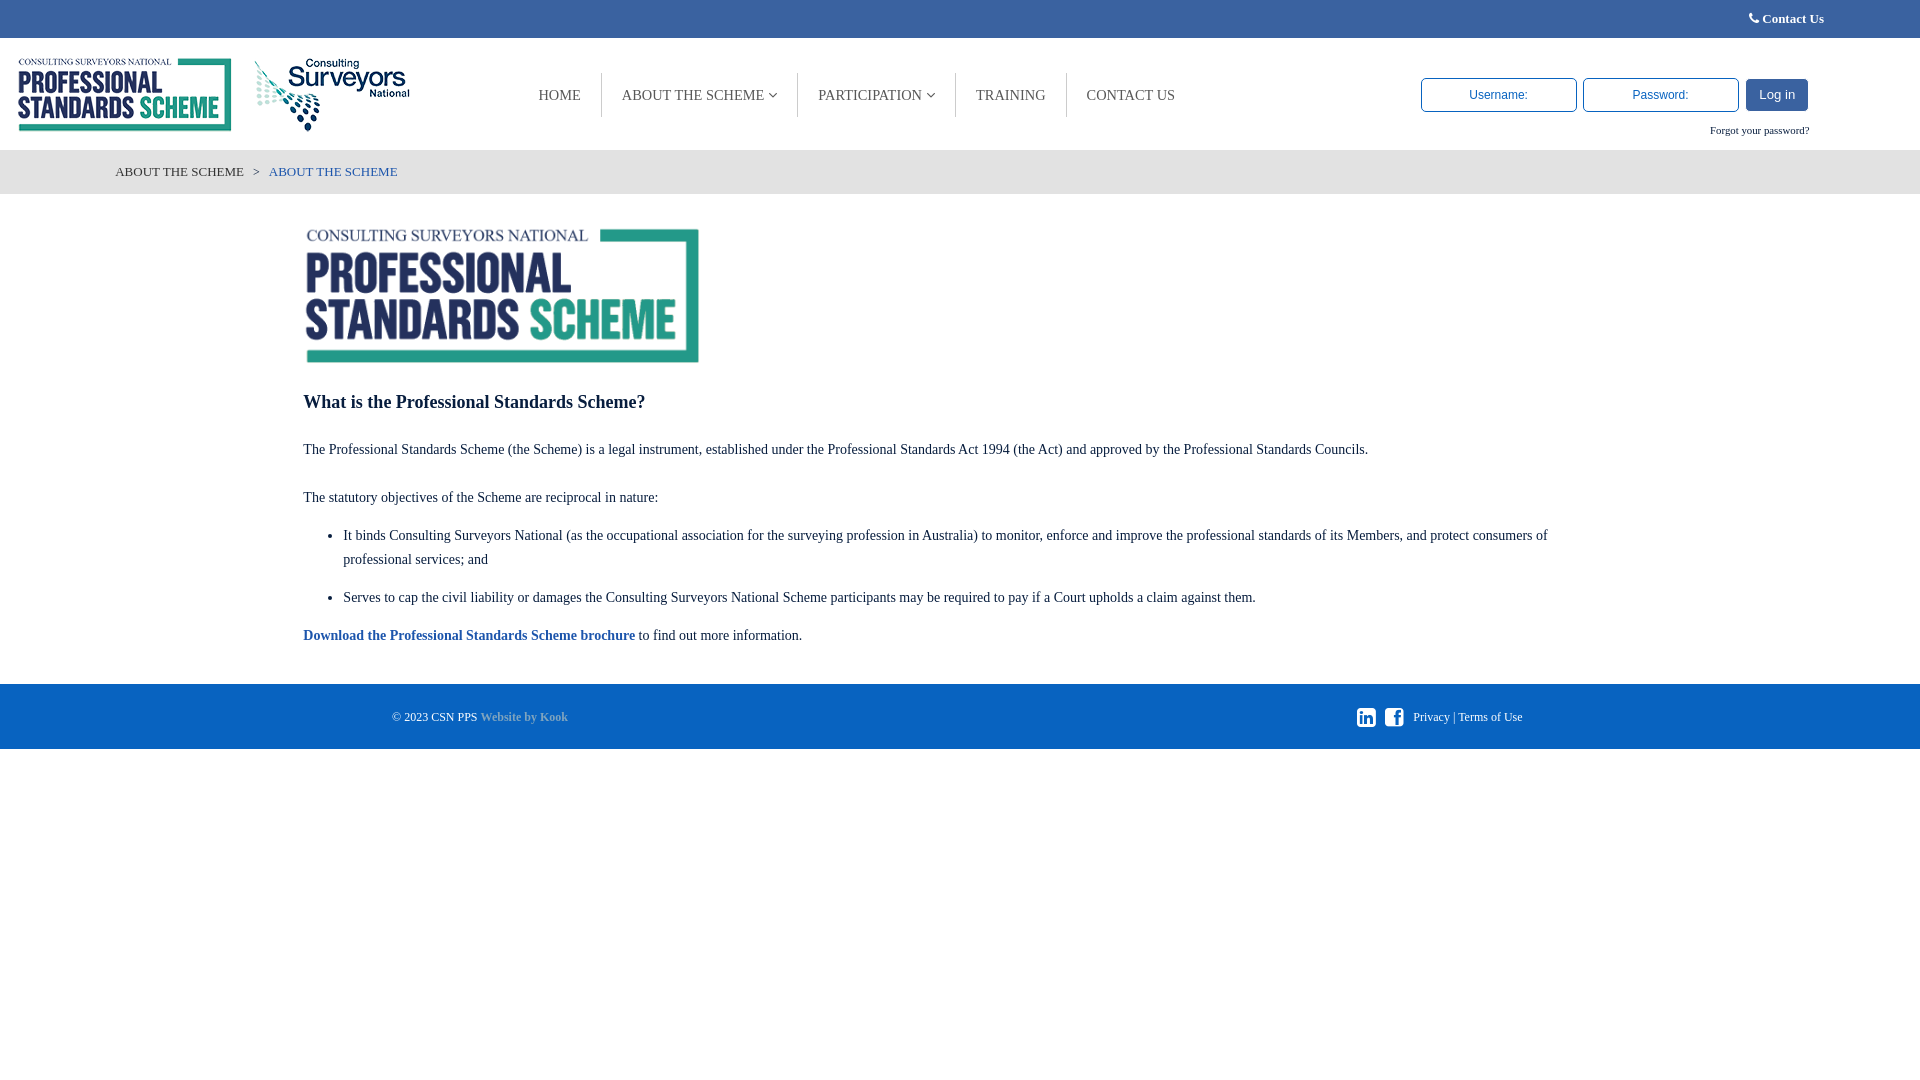  I want to click on 'TRAINING', so click(1011, 95).